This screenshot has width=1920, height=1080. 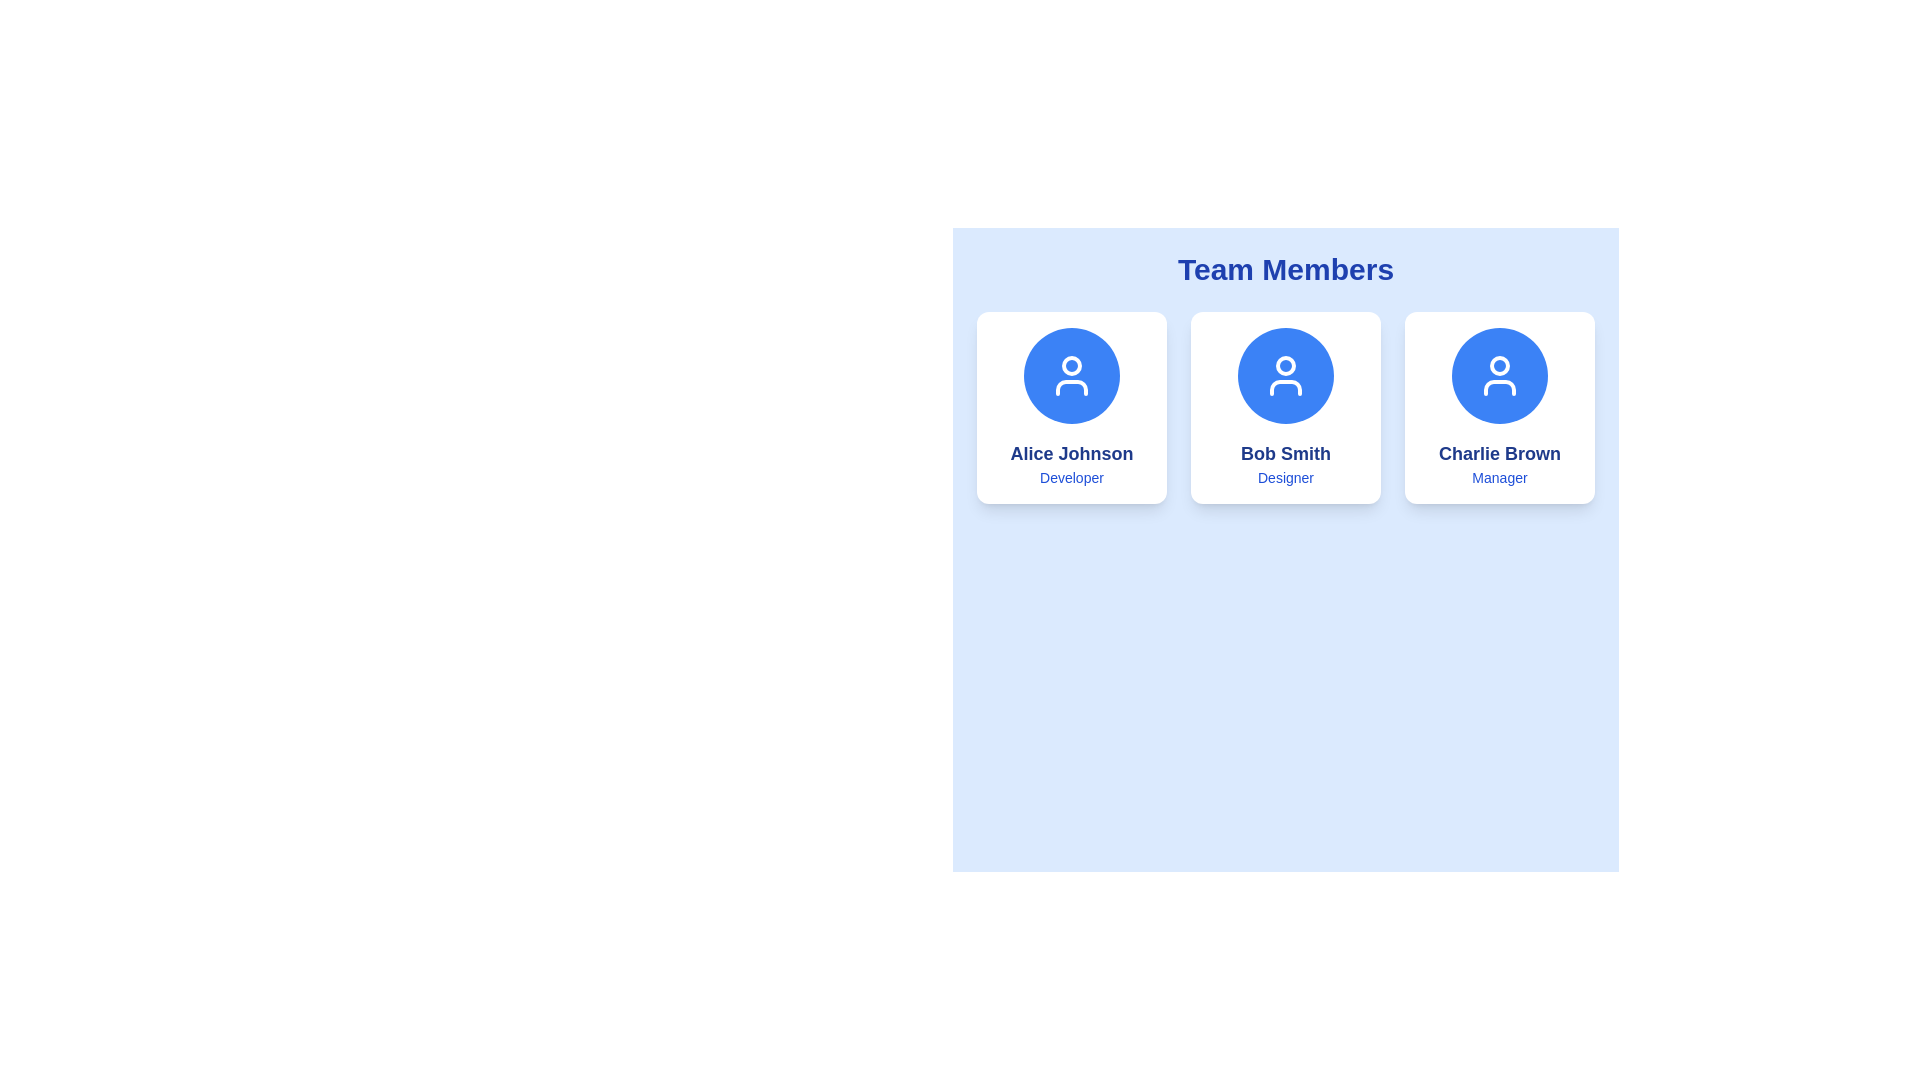 What do you see at coordinates (1499, 375) in the screenshot?
I see `the circular icon with a blue background and a white user profile symbol at its center, located at the center-top of the card representing 'Charlie Brown'` at bounding box center [1499, 375].